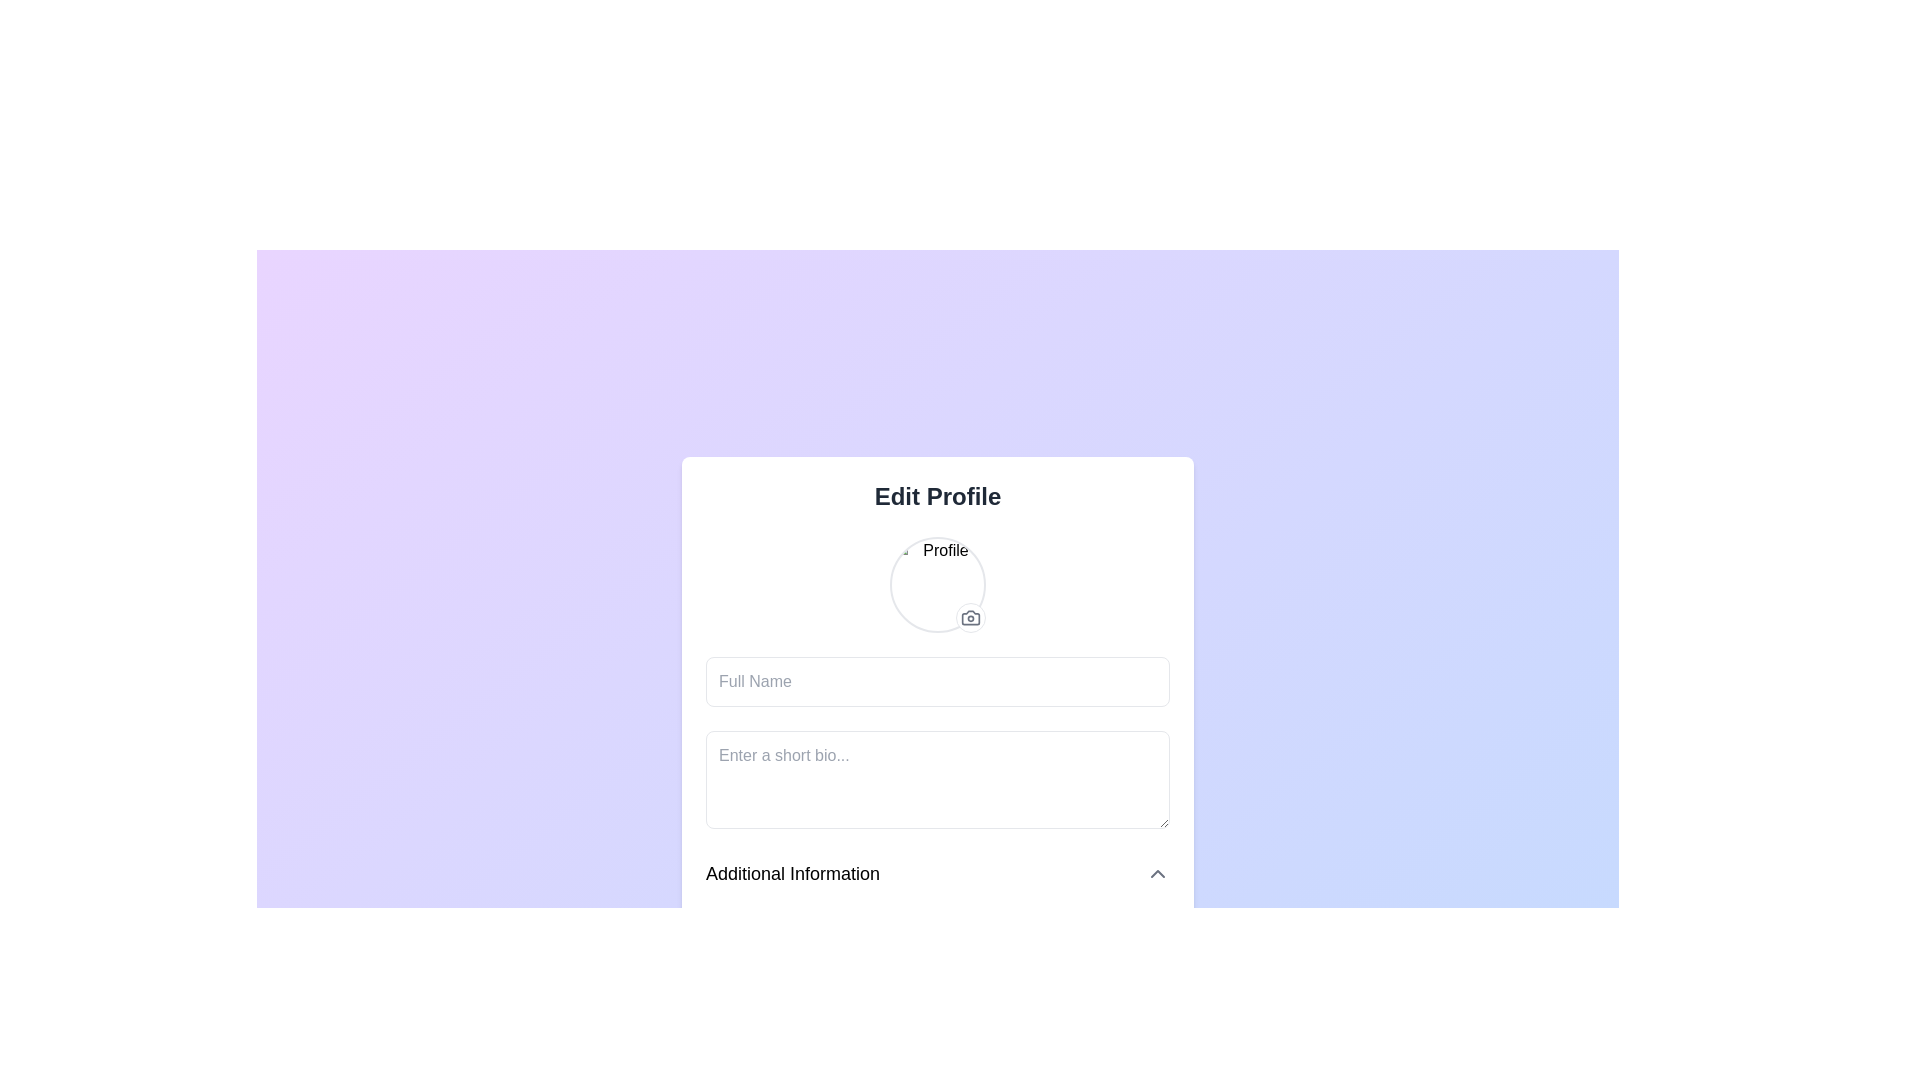 The image size is (1920, 1080). What do you see at coordinates (1157, 871) in the screenshot?
I see `the button located in the bottom-right corner of the 'Additional Information' section to trigger visual changes` at bounding box center [1157, 871].